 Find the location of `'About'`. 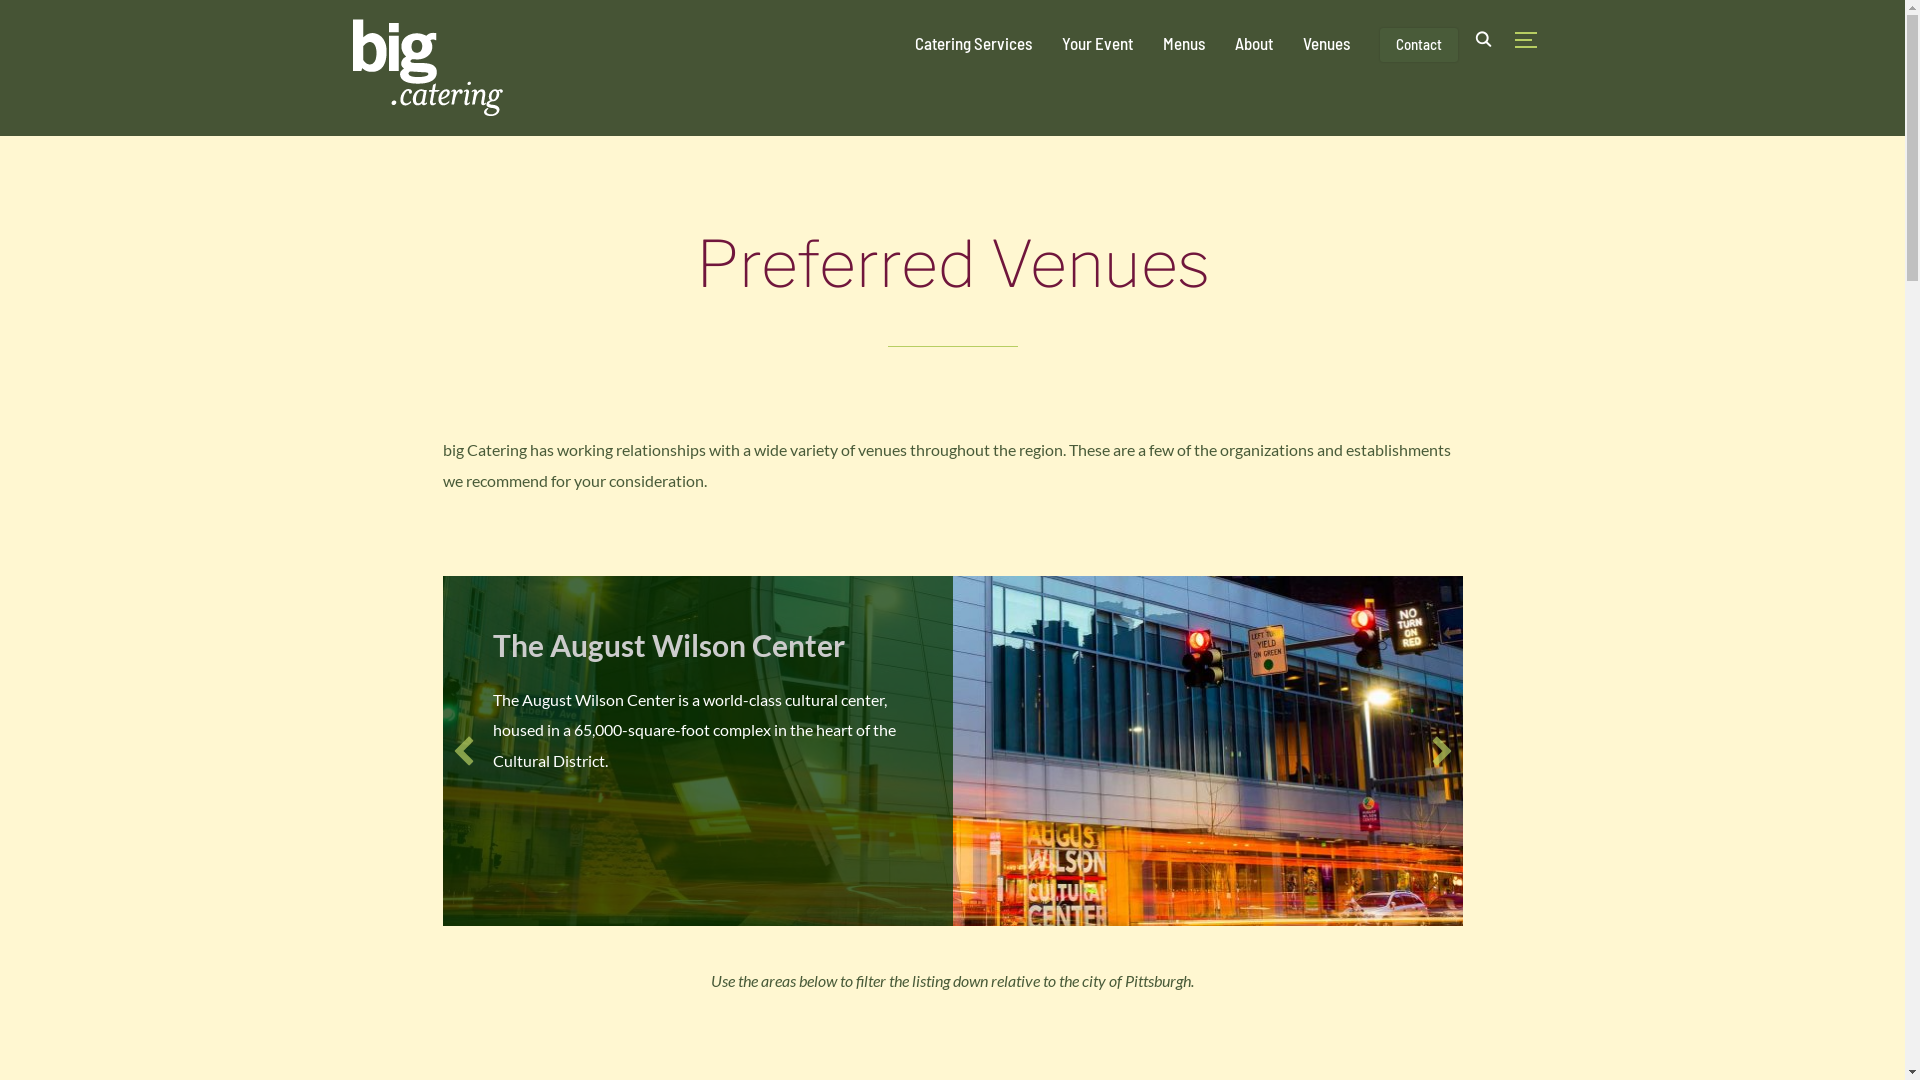

'About' is located at coordinates (1232, 42).